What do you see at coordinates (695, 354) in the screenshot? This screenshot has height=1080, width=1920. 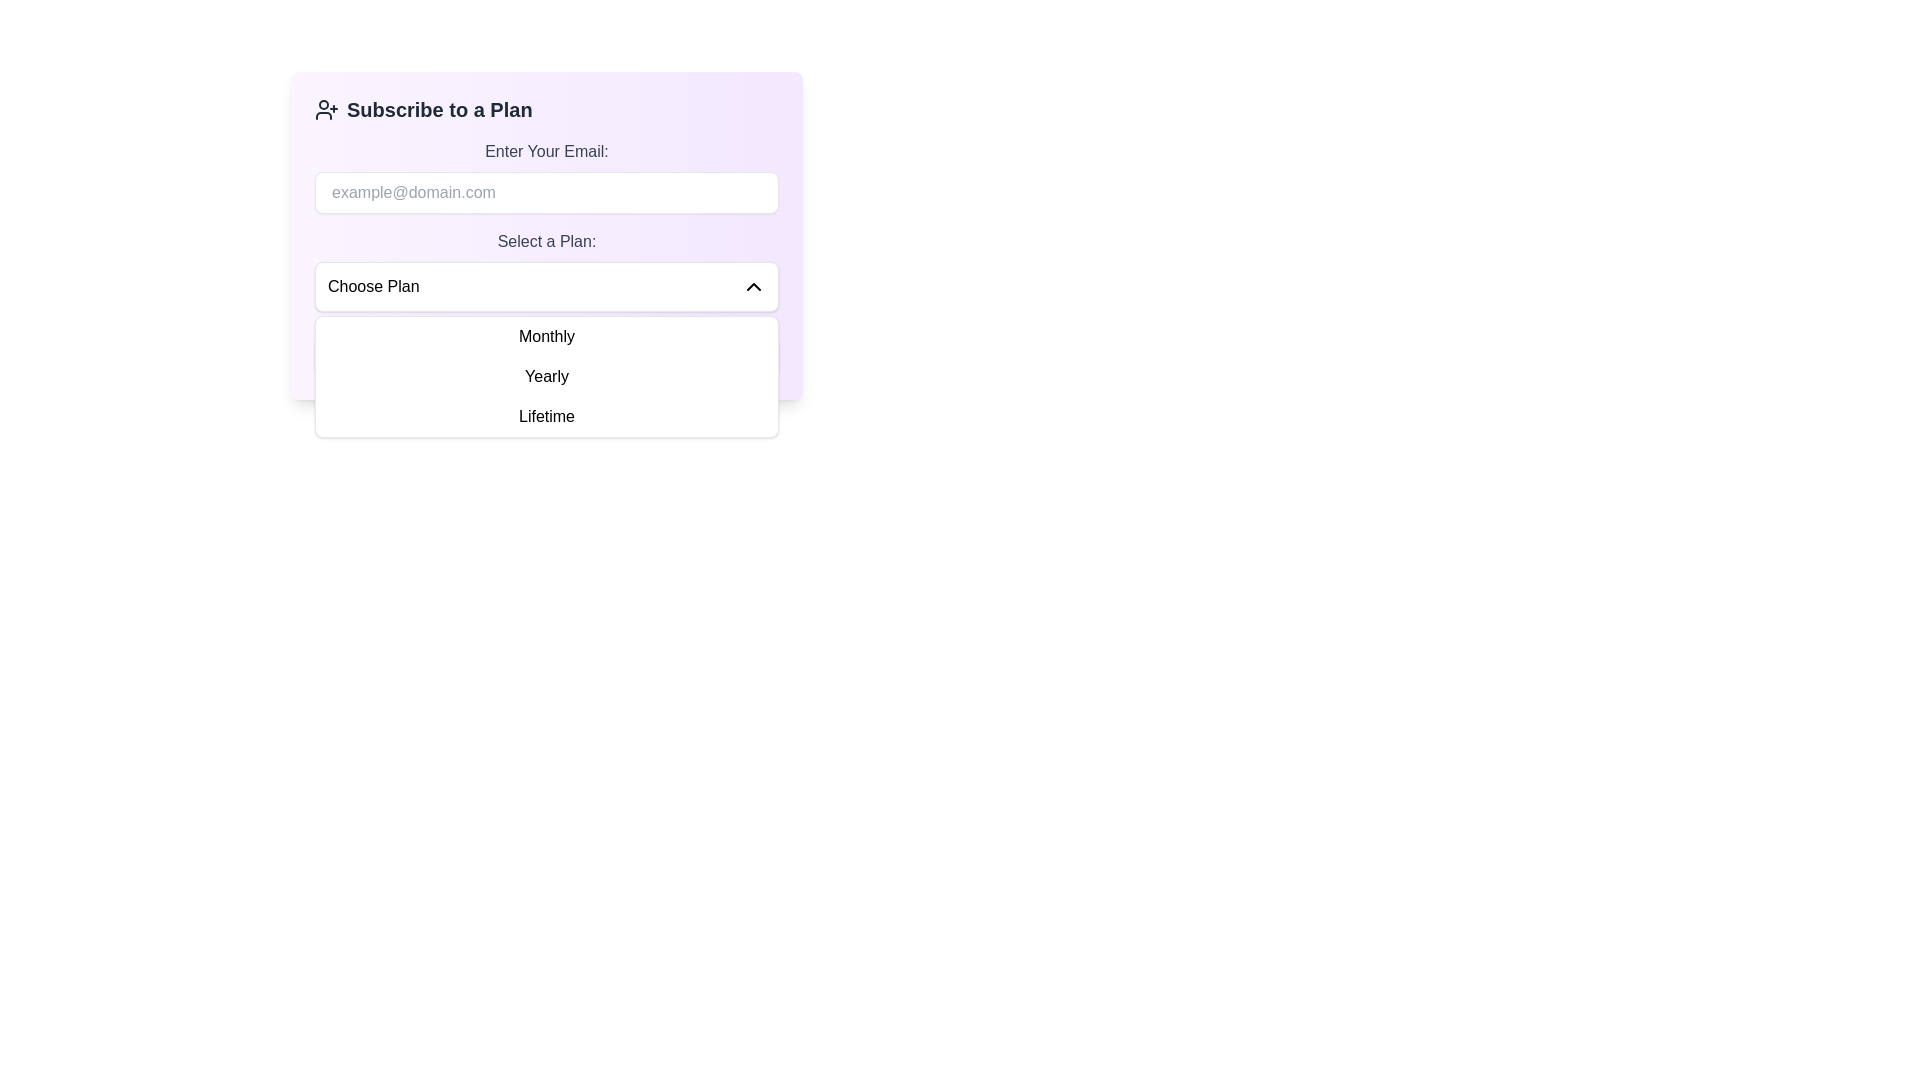 I see `the cancellation icon located on the leftmost side of the 'Cancel' button towards the middle-right of the interface` at bounding box center [695, 354].